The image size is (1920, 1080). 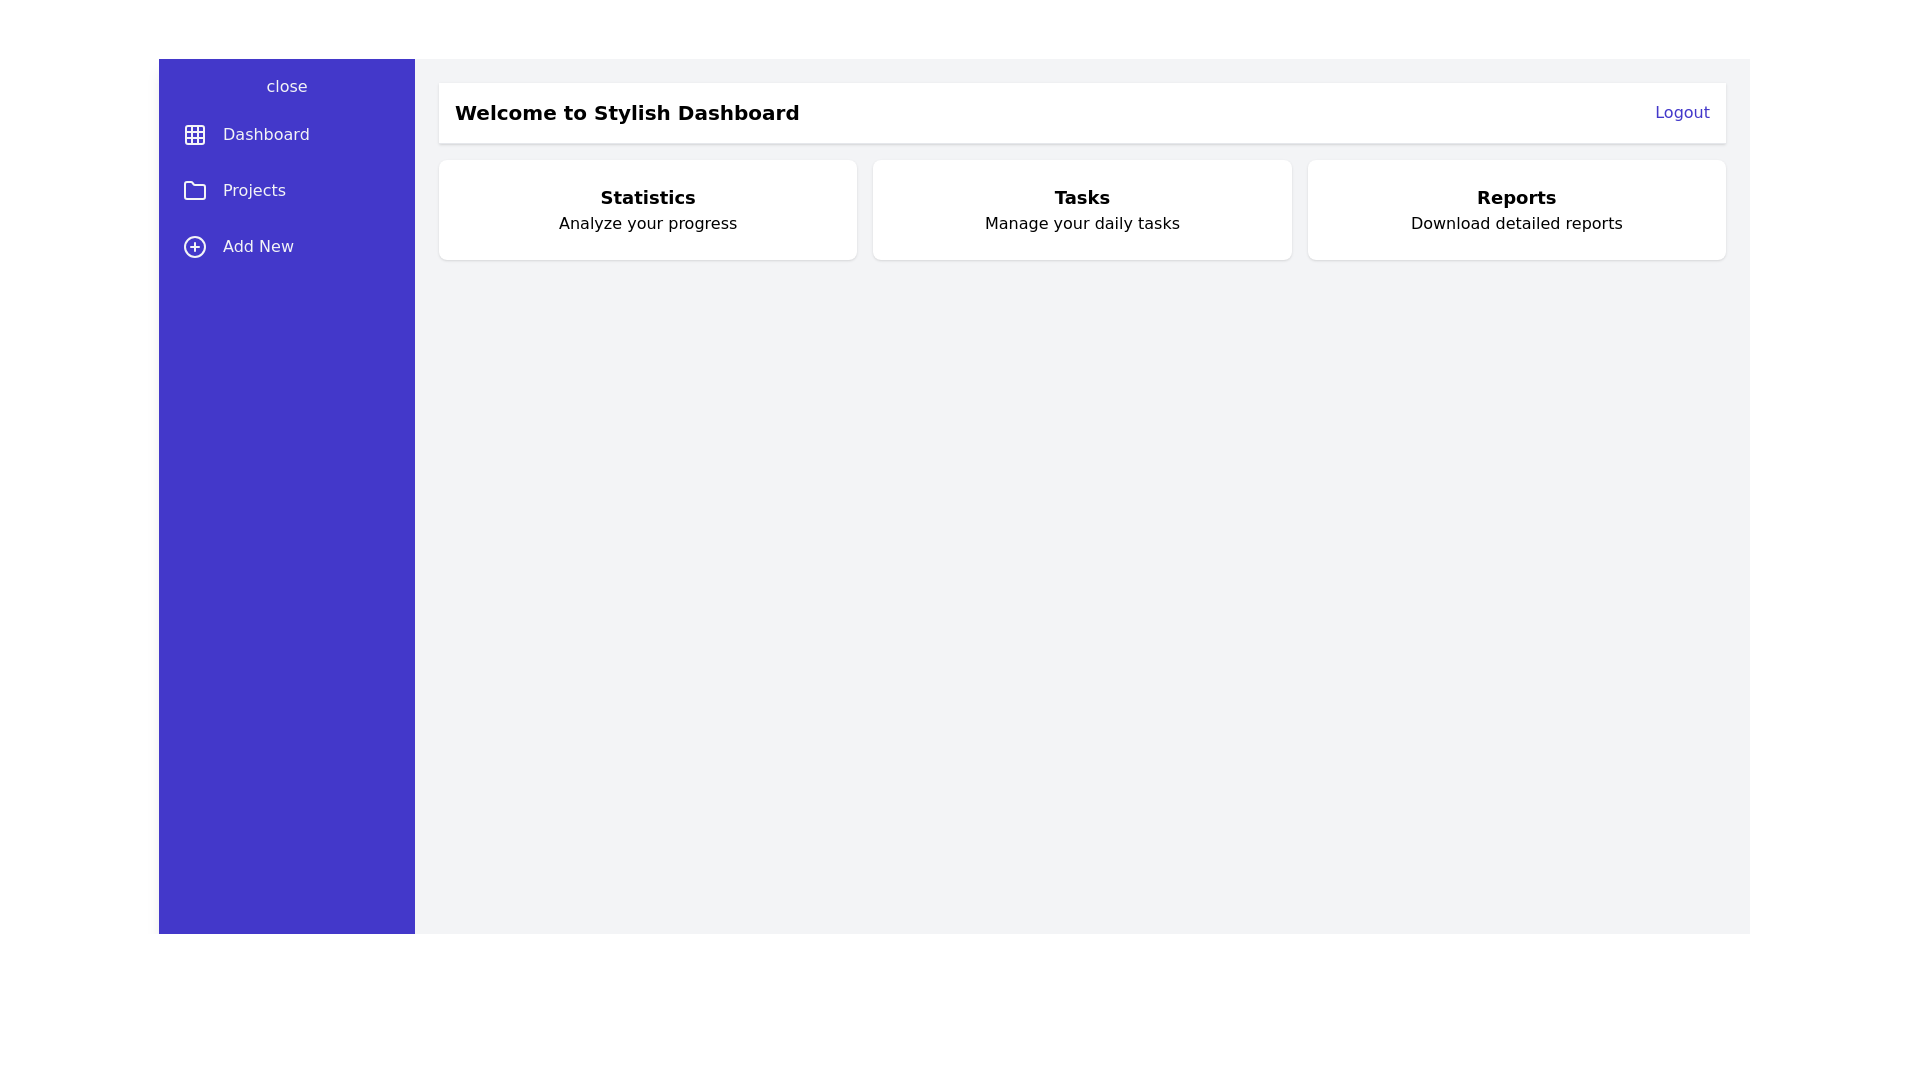 I want to click on the 'Add New' button, so click(x=286, y=245).